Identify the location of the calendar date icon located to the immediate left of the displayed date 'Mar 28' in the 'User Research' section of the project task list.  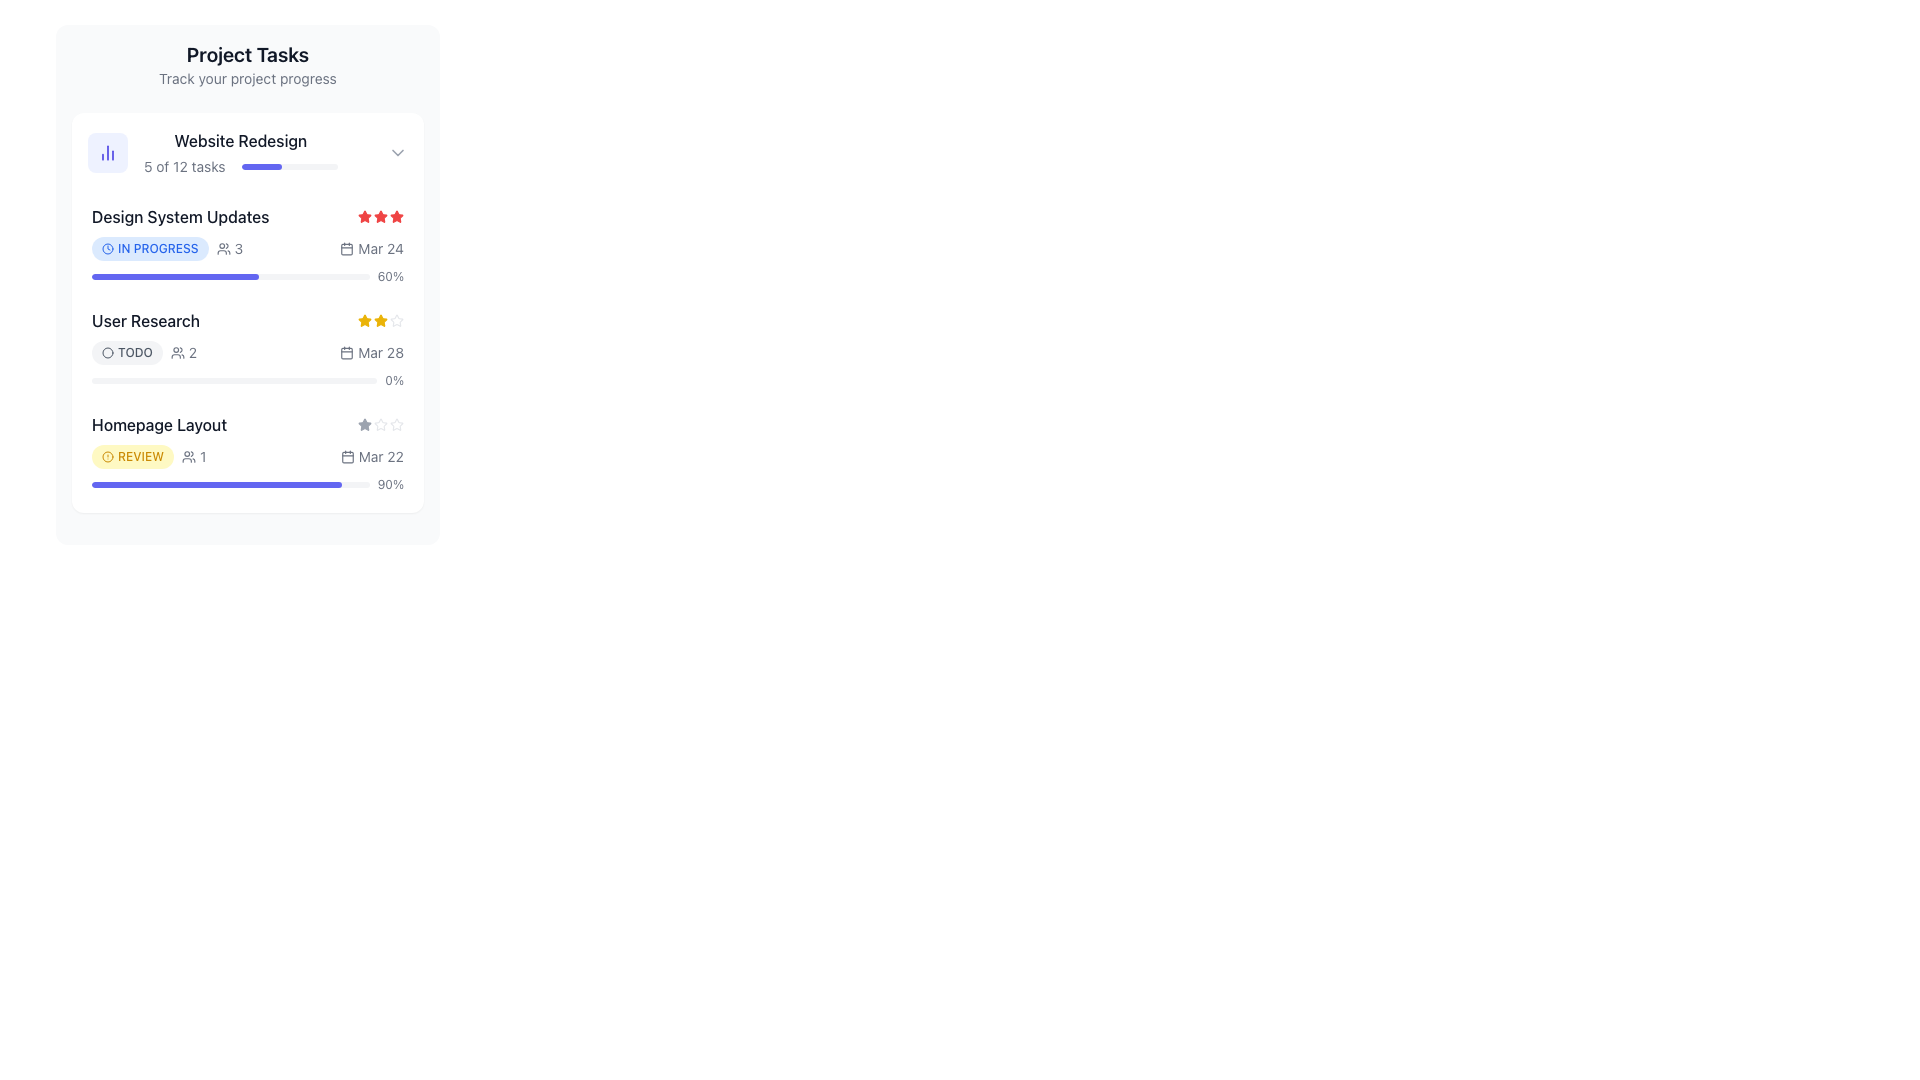
(347, 352).